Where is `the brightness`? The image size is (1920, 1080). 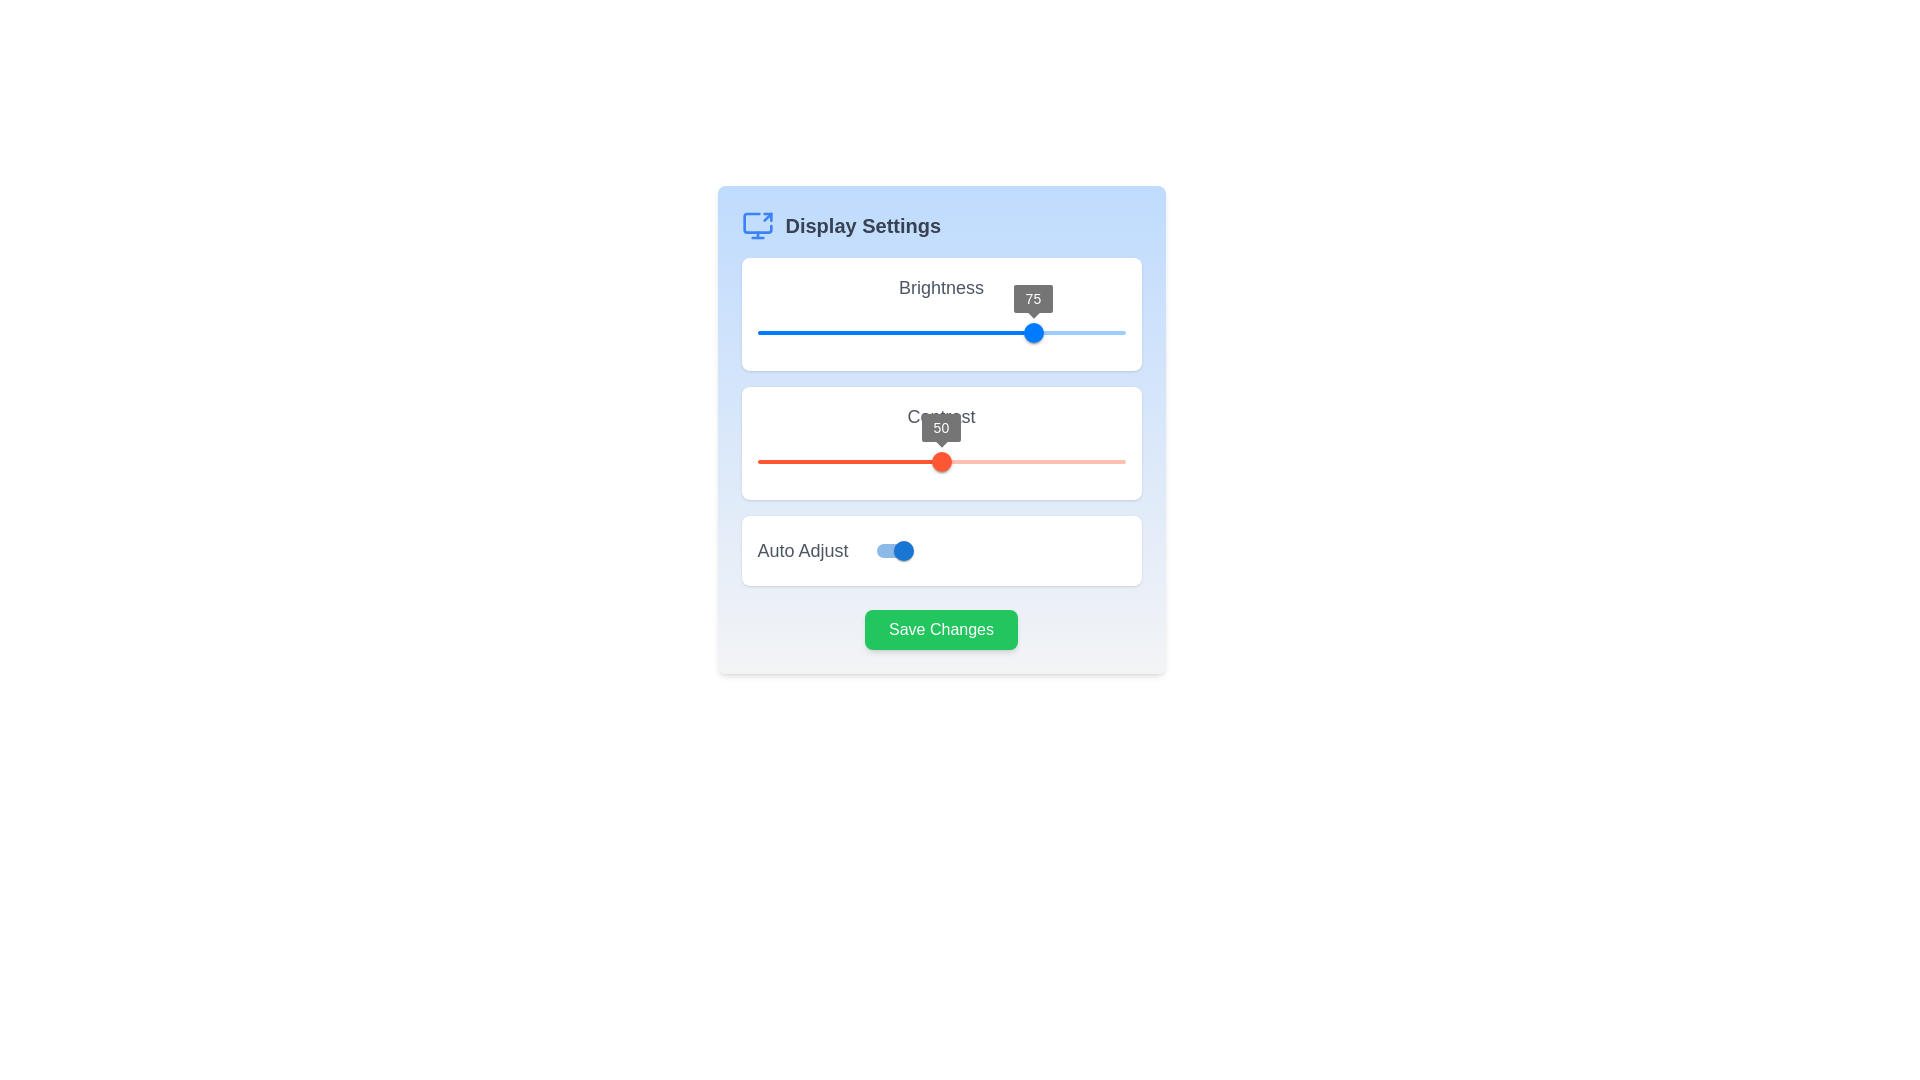 the brightness is located at coordinates (1050, 331).